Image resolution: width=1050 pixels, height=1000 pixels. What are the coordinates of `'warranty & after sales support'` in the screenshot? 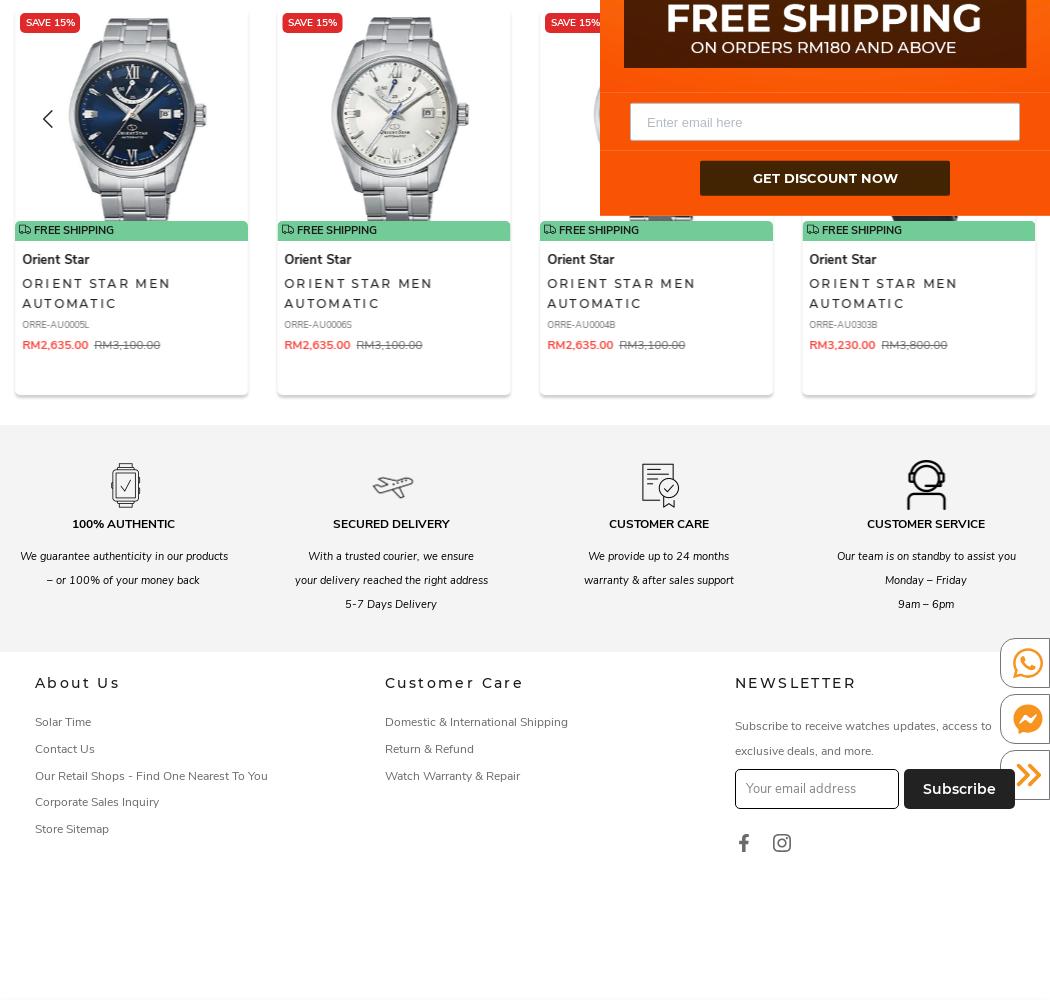 It's located at (657, 578).